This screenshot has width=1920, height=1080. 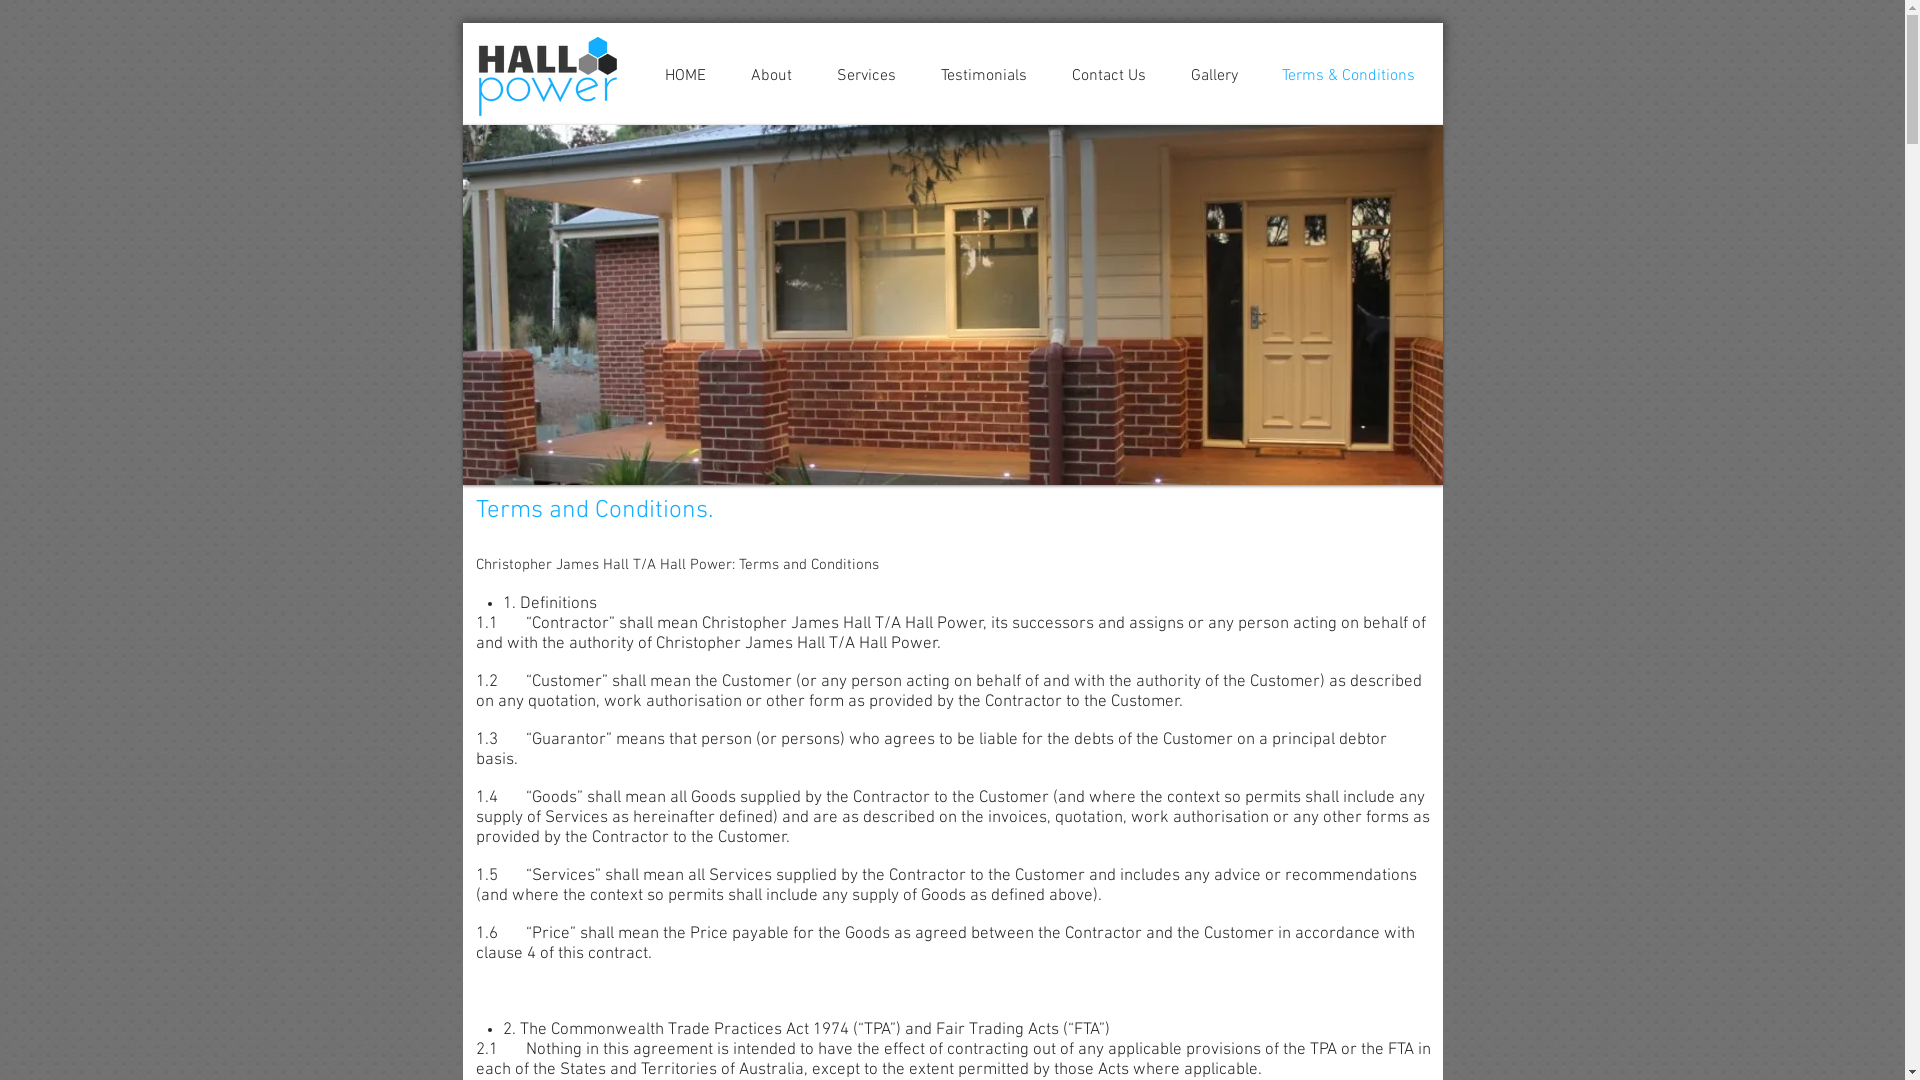 I want to click on 'About', so click(x=770, y=75).